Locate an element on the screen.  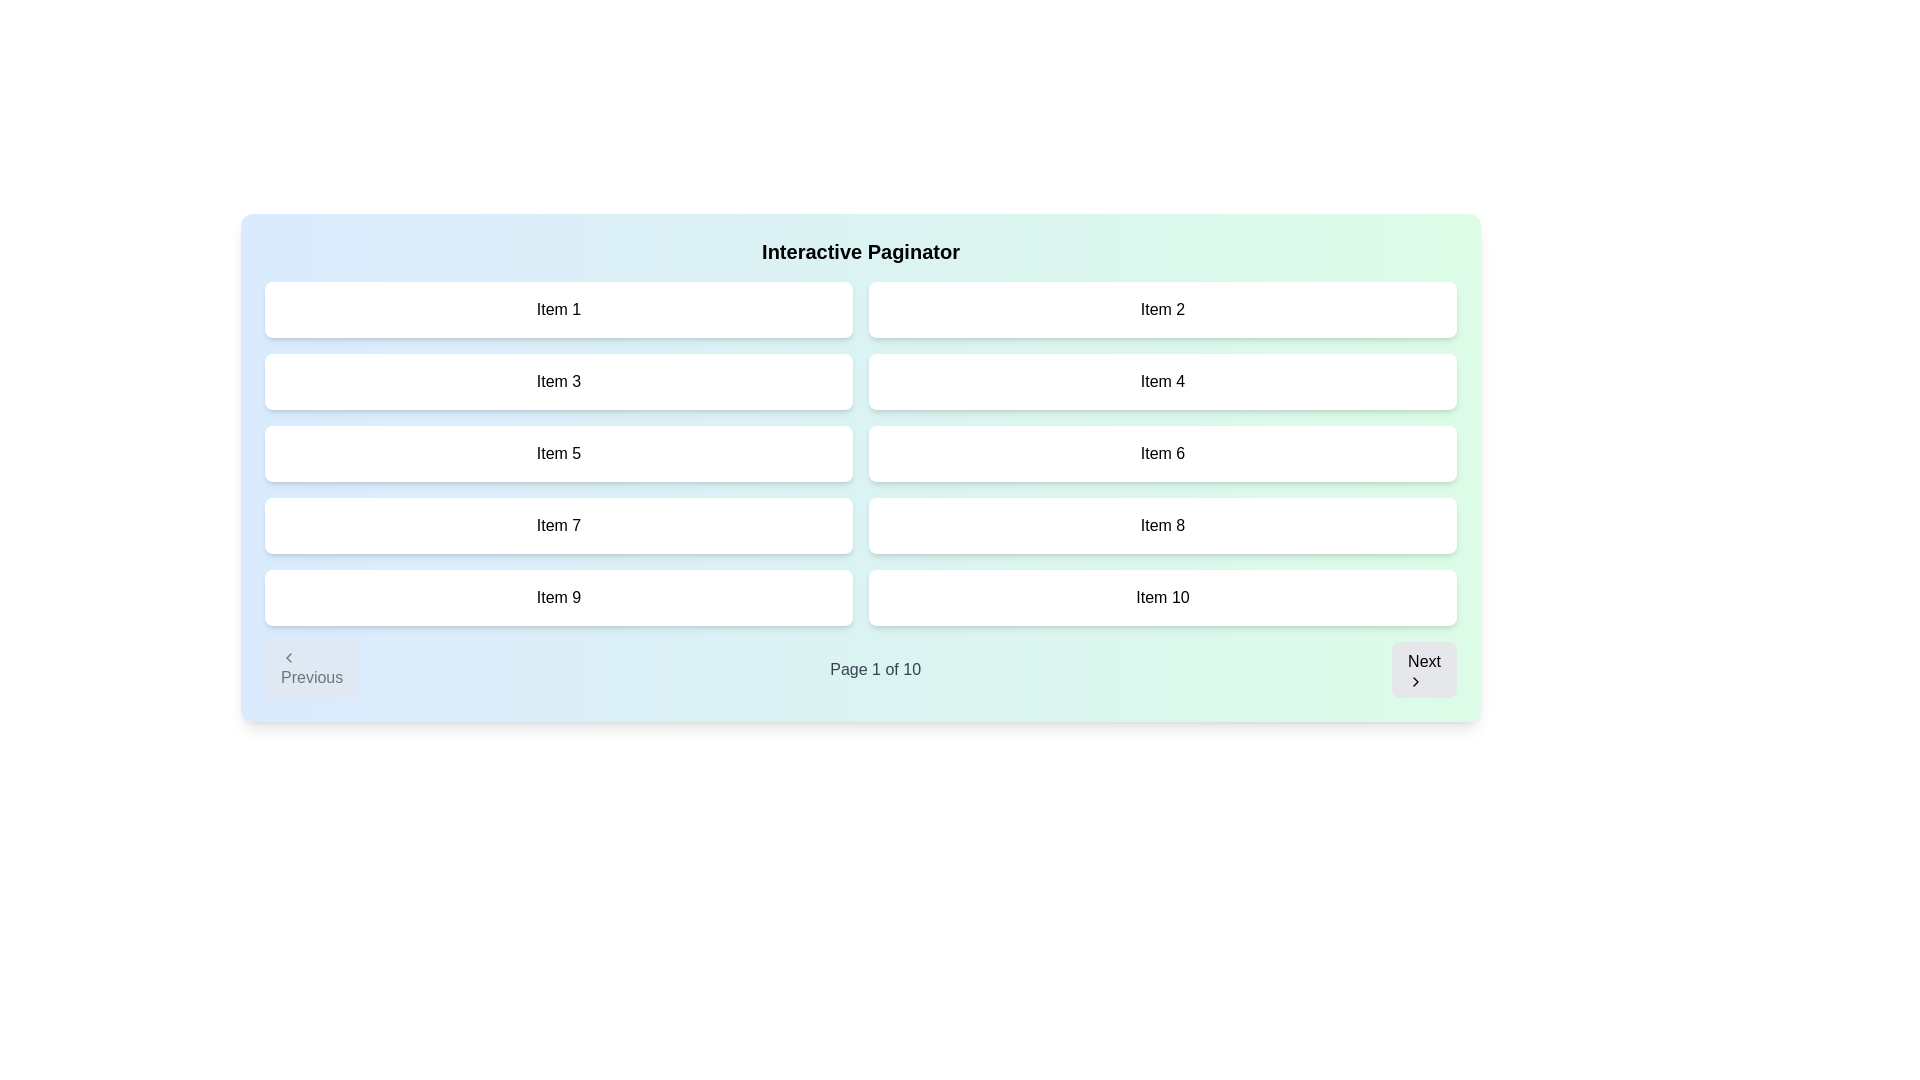
the button located at the bottom left corner of the pagination controls is located at coordinates (311, 670).